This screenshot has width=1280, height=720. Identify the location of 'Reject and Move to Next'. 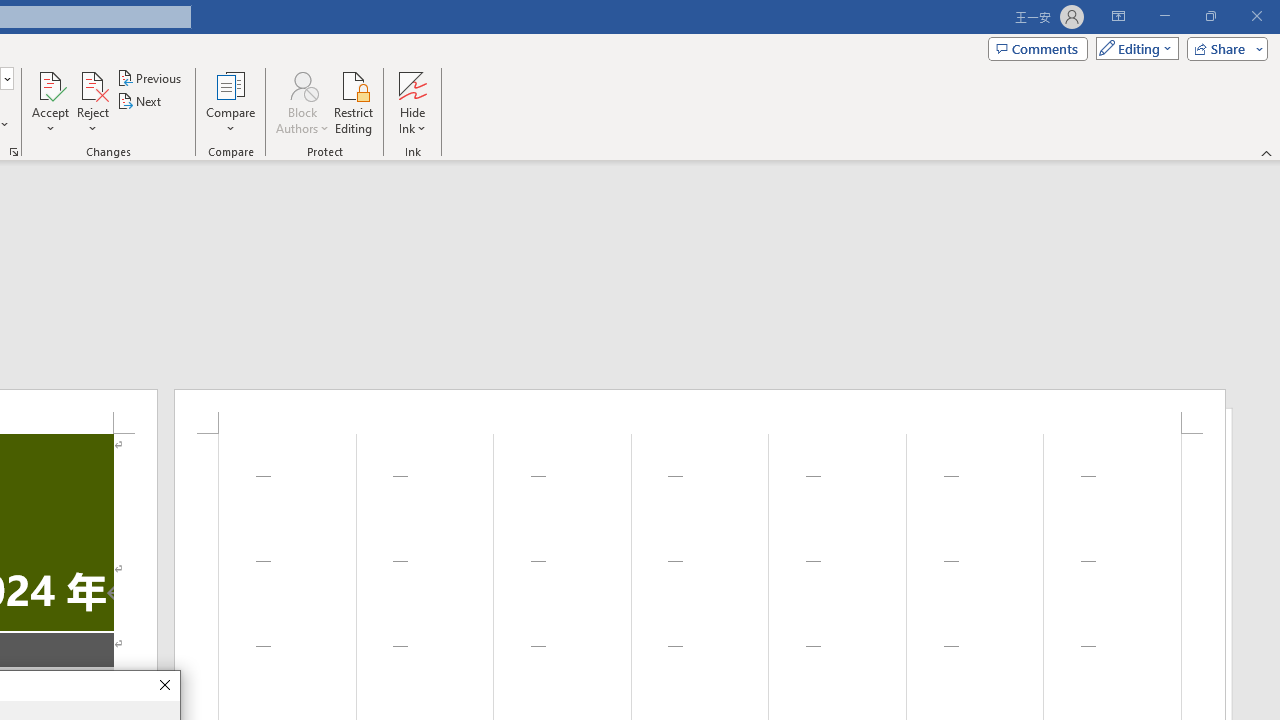
(91, 84).